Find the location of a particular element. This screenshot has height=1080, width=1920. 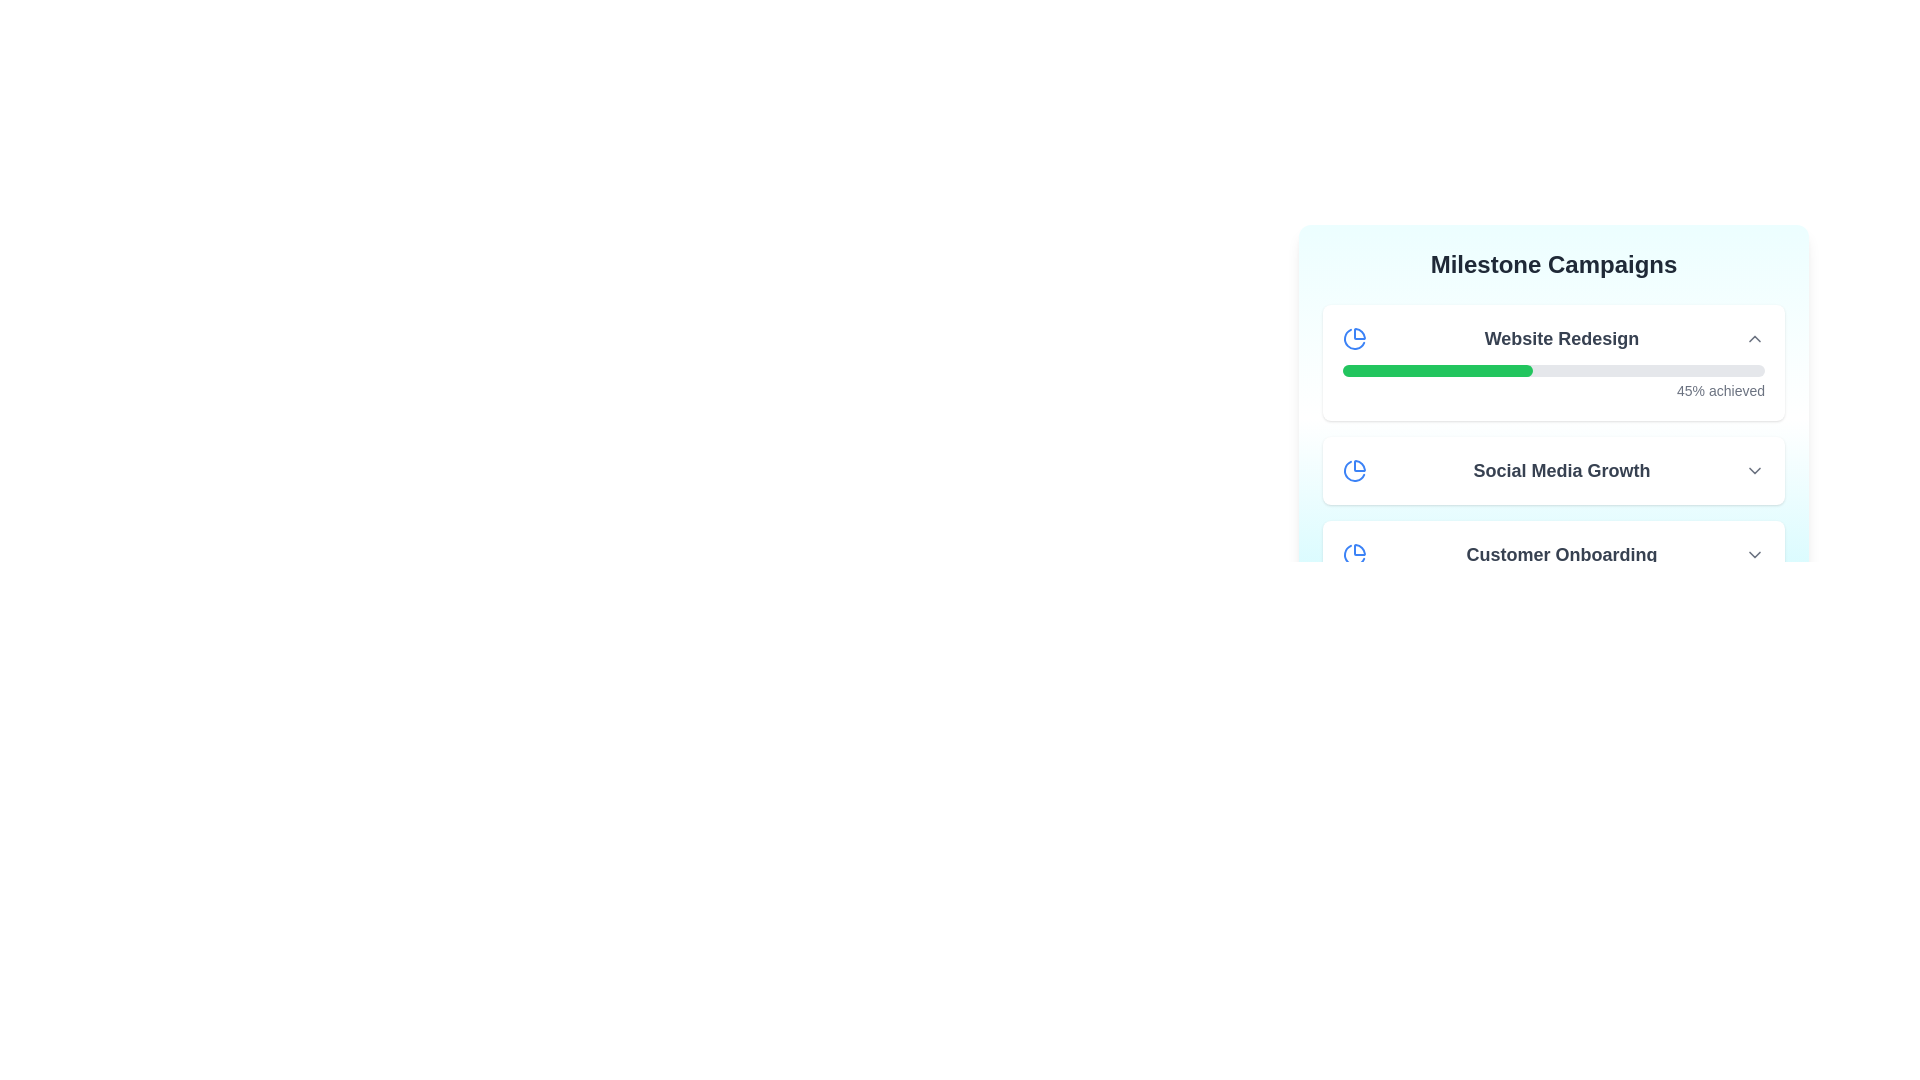

the small upward-pointing chevron icon button located to the far-right of the 'Website Redesign' text is located at coordinates (1754, 338).